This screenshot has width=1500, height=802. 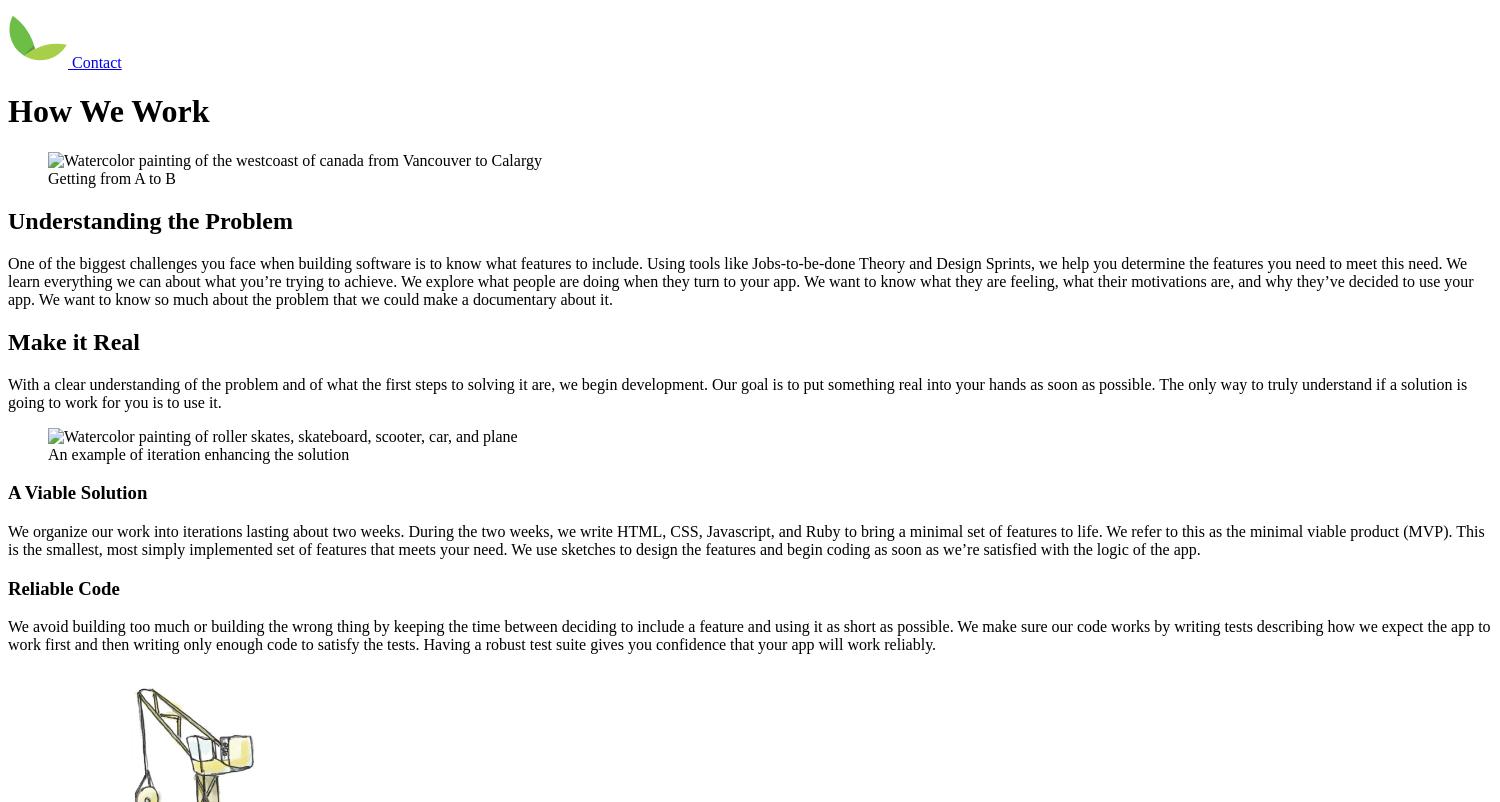 What do you see at coordinates (71, 61) in the screenshot?
I see `'Contact'` at bounding box center [71, 61].